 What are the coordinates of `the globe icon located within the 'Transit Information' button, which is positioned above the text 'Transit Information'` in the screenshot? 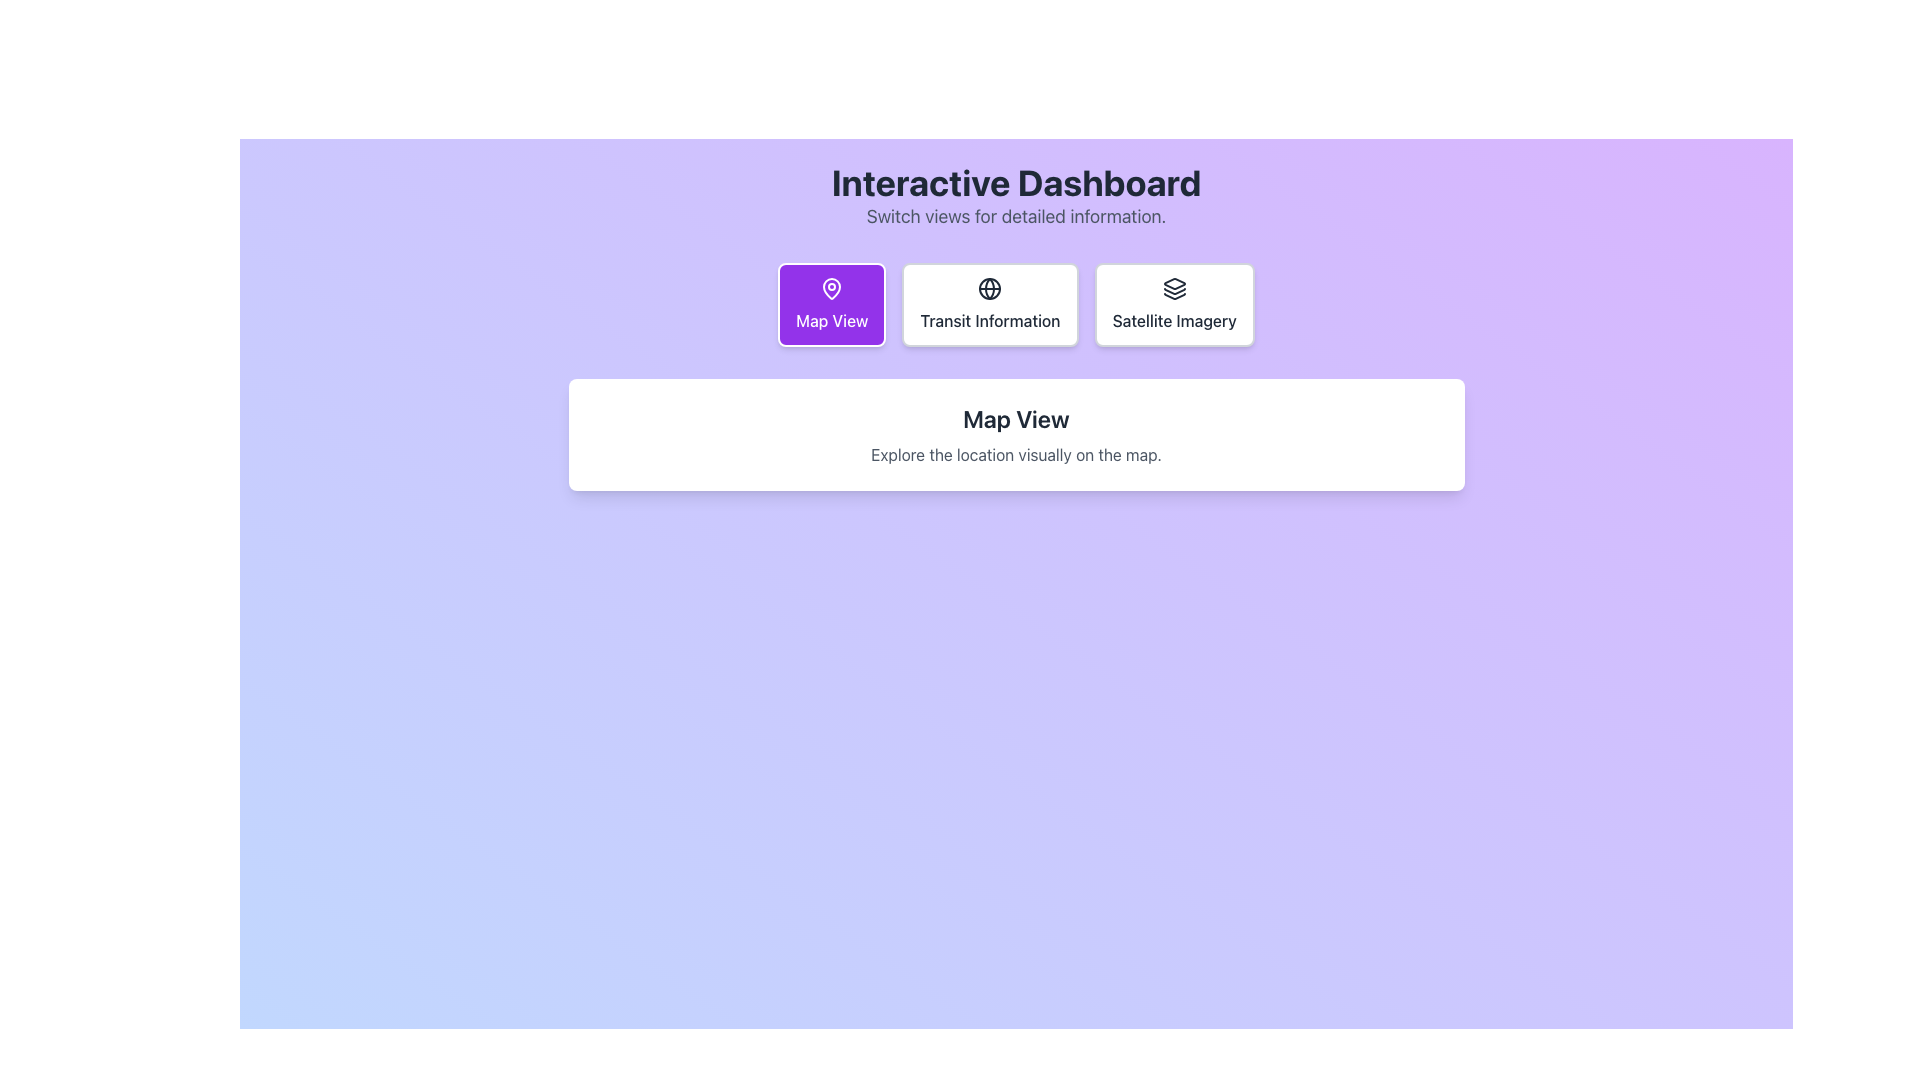 It's located at (990, 289).